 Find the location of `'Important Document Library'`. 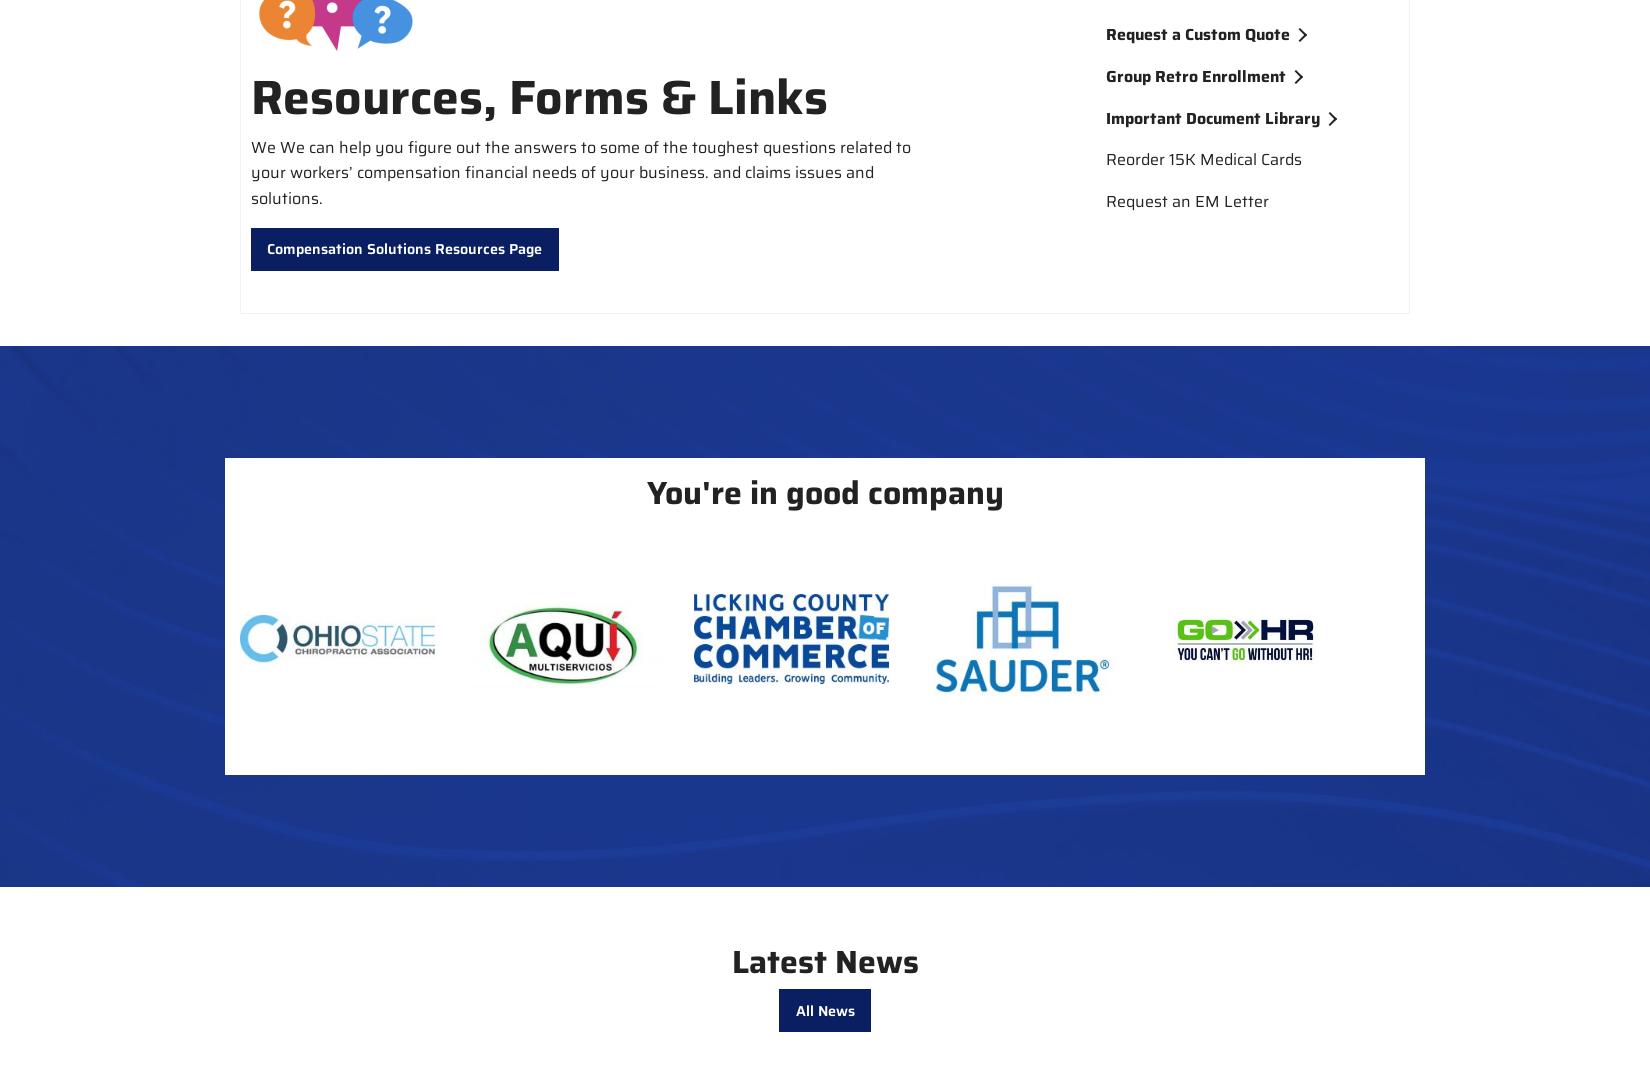

'Important Document Library' is located at coordinates (1211, 117).